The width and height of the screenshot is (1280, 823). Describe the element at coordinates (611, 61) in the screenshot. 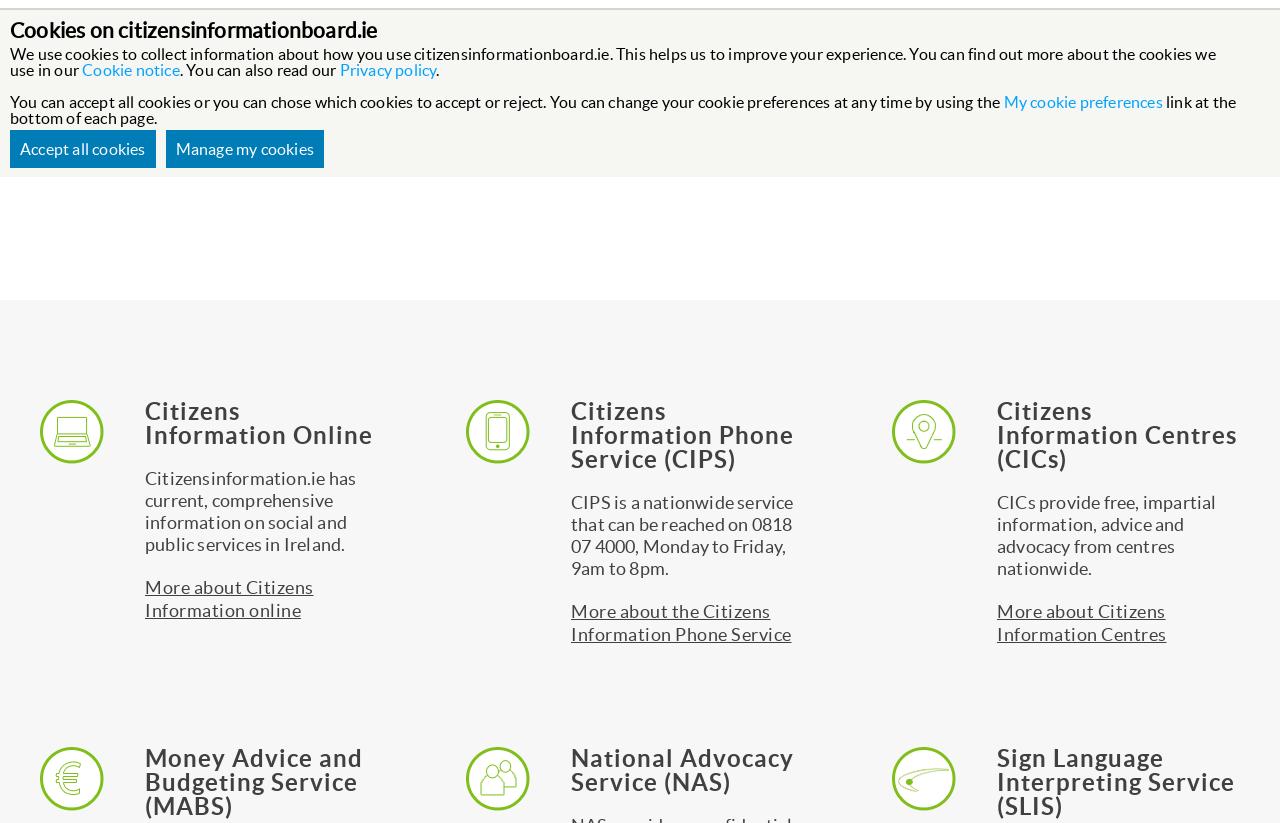

I see `'We use cookies to collect information about how you use citizensinformationboard.ie. This helps us to improve your experience. You can find out more about the cookies we use in our'` at that location.